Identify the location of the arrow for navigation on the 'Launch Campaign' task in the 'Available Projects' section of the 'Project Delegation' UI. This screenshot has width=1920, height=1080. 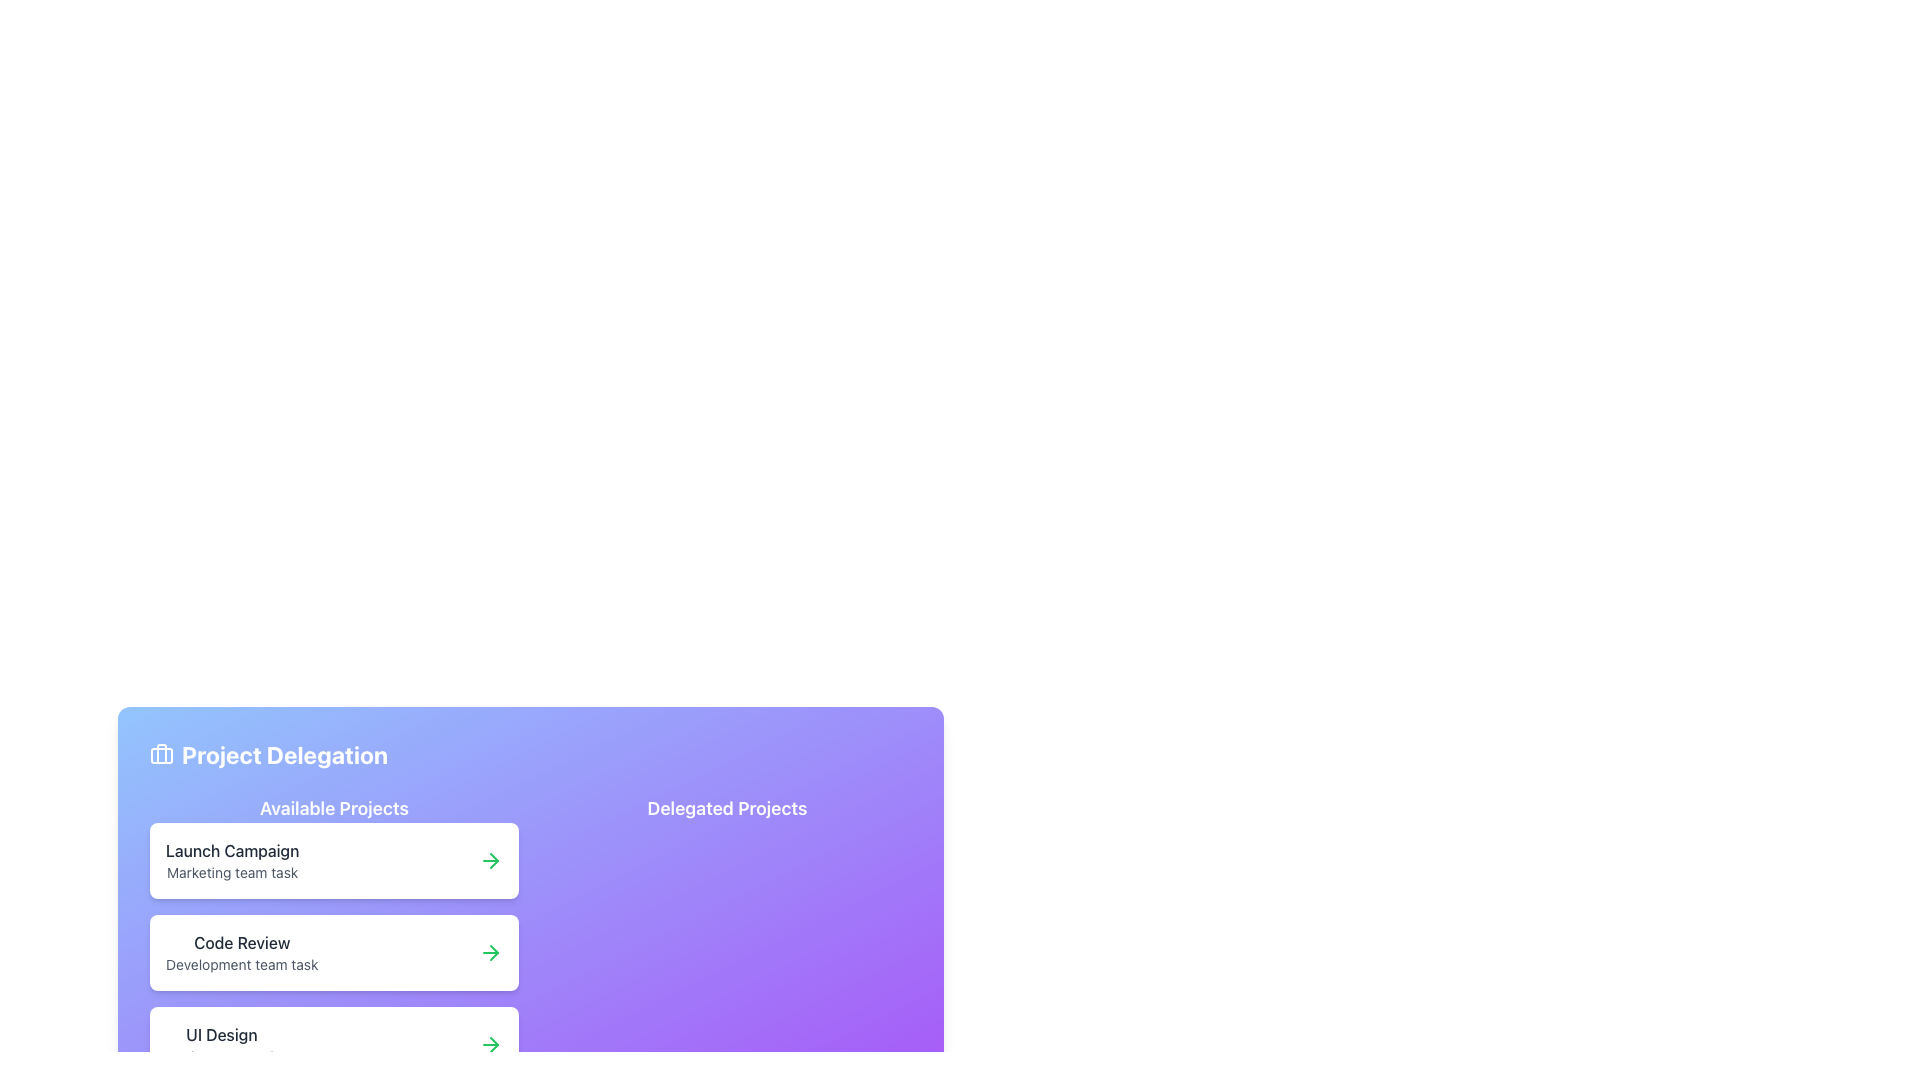
(334, 859).